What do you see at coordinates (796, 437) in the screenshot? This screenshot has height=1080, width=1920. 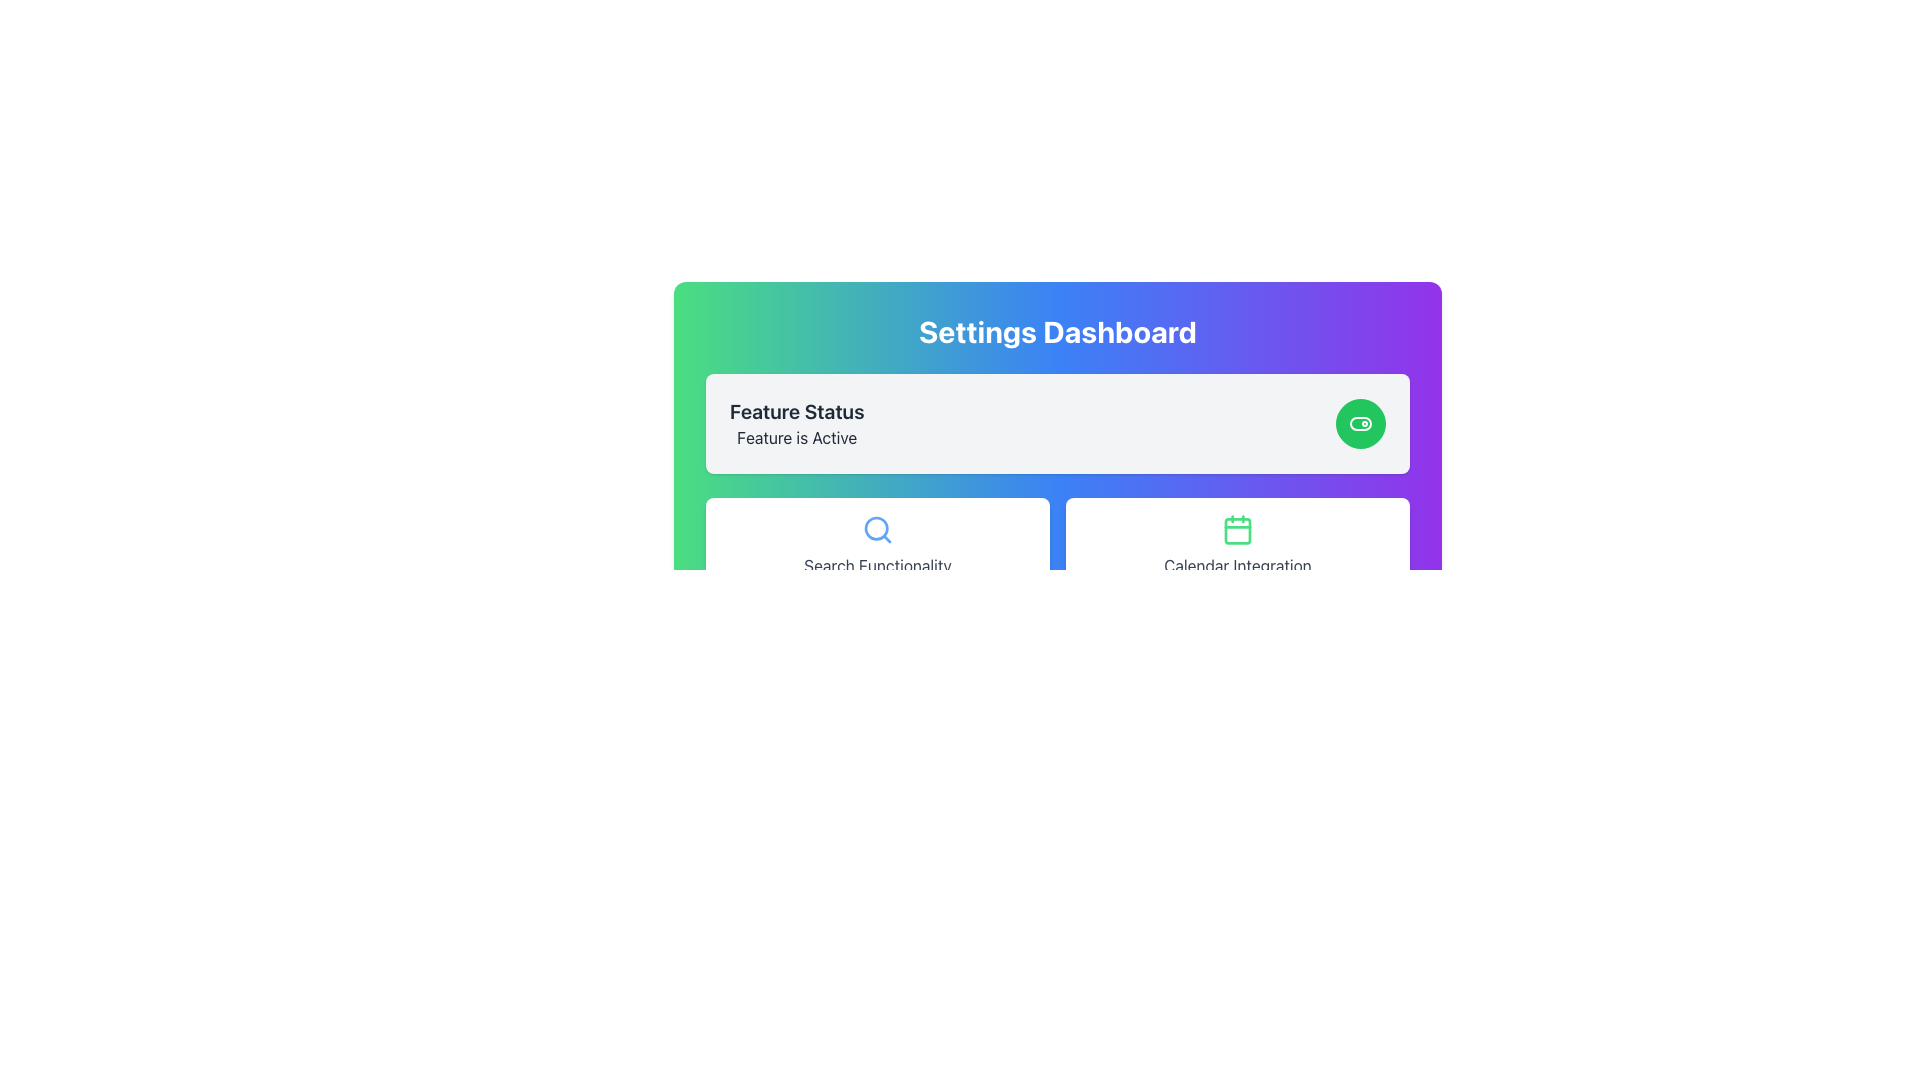 I see `the text label displaying 'Feature is Active', which is positioned below the 'Feature Status' text element` at bounding box center [796, 437].